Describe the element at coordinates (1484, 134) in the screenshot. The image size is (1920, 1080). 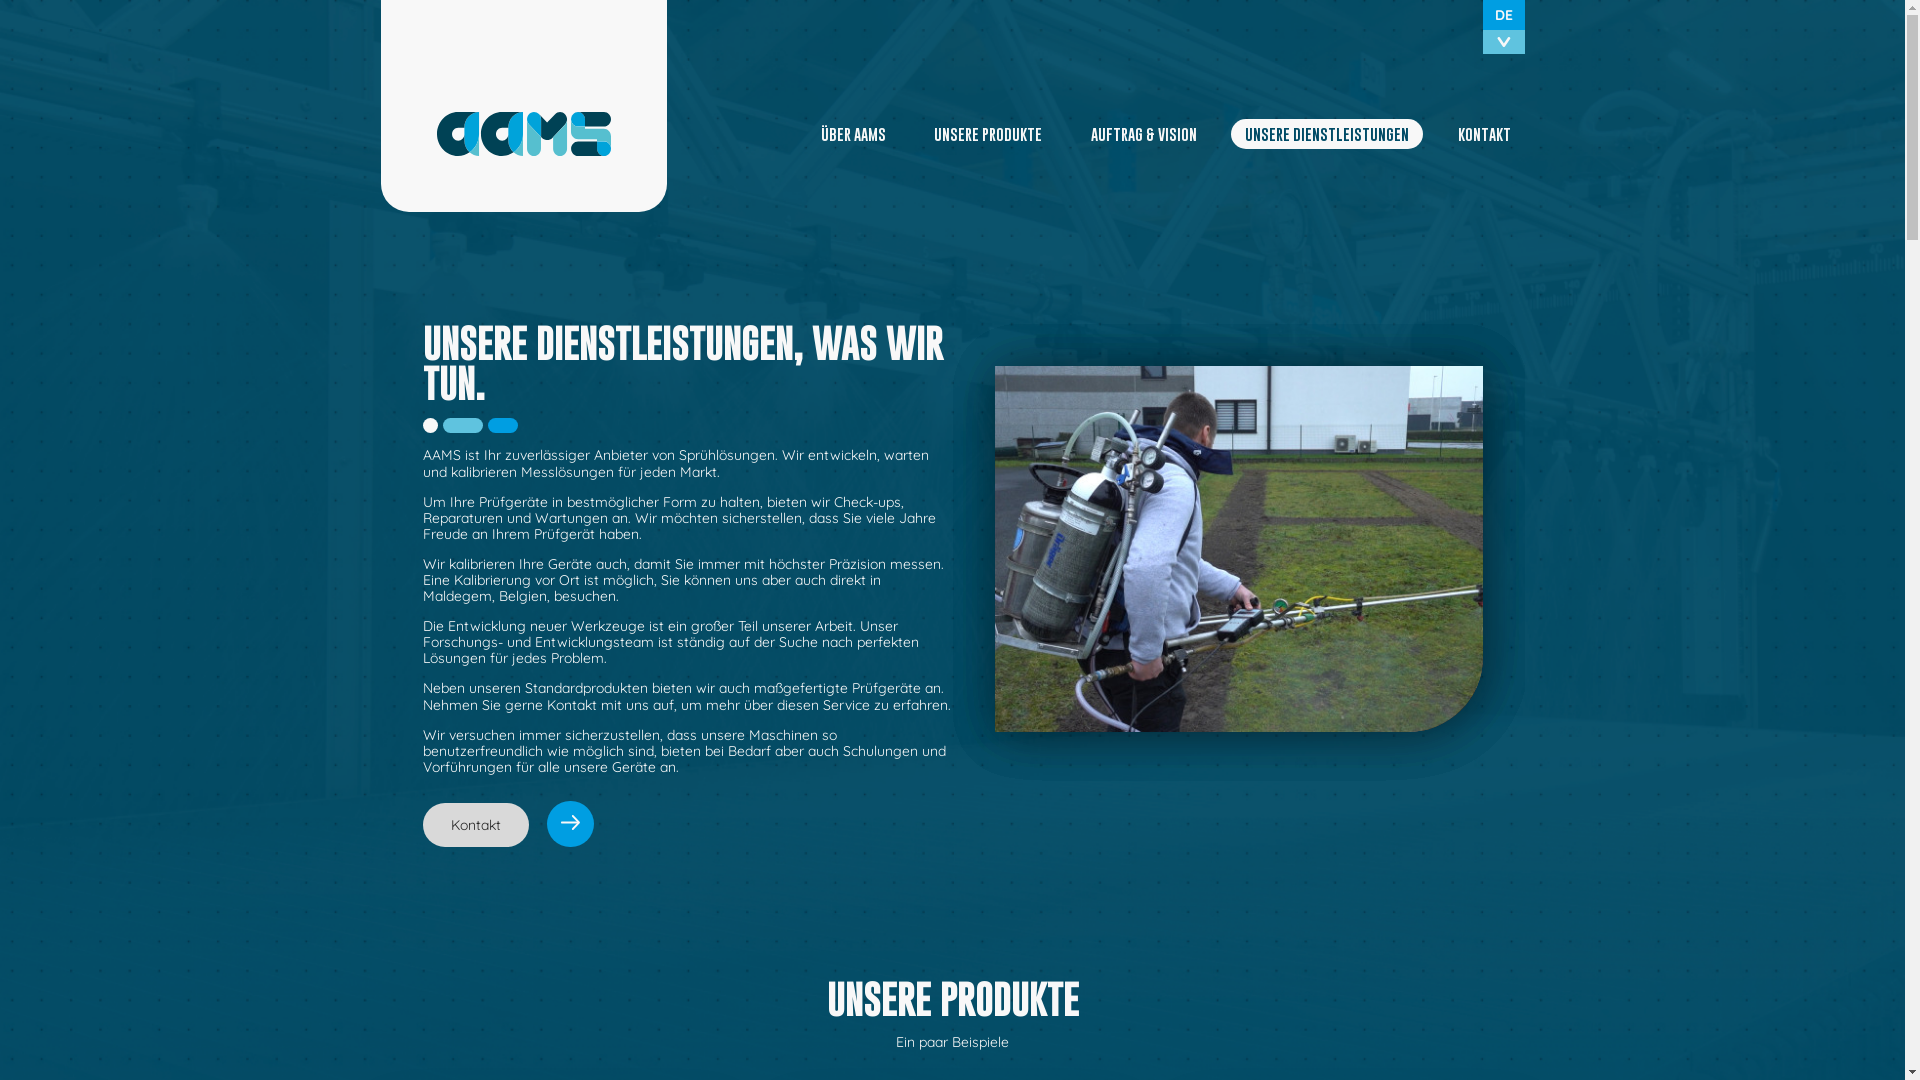
I see `'KONTAKT'` at that location.